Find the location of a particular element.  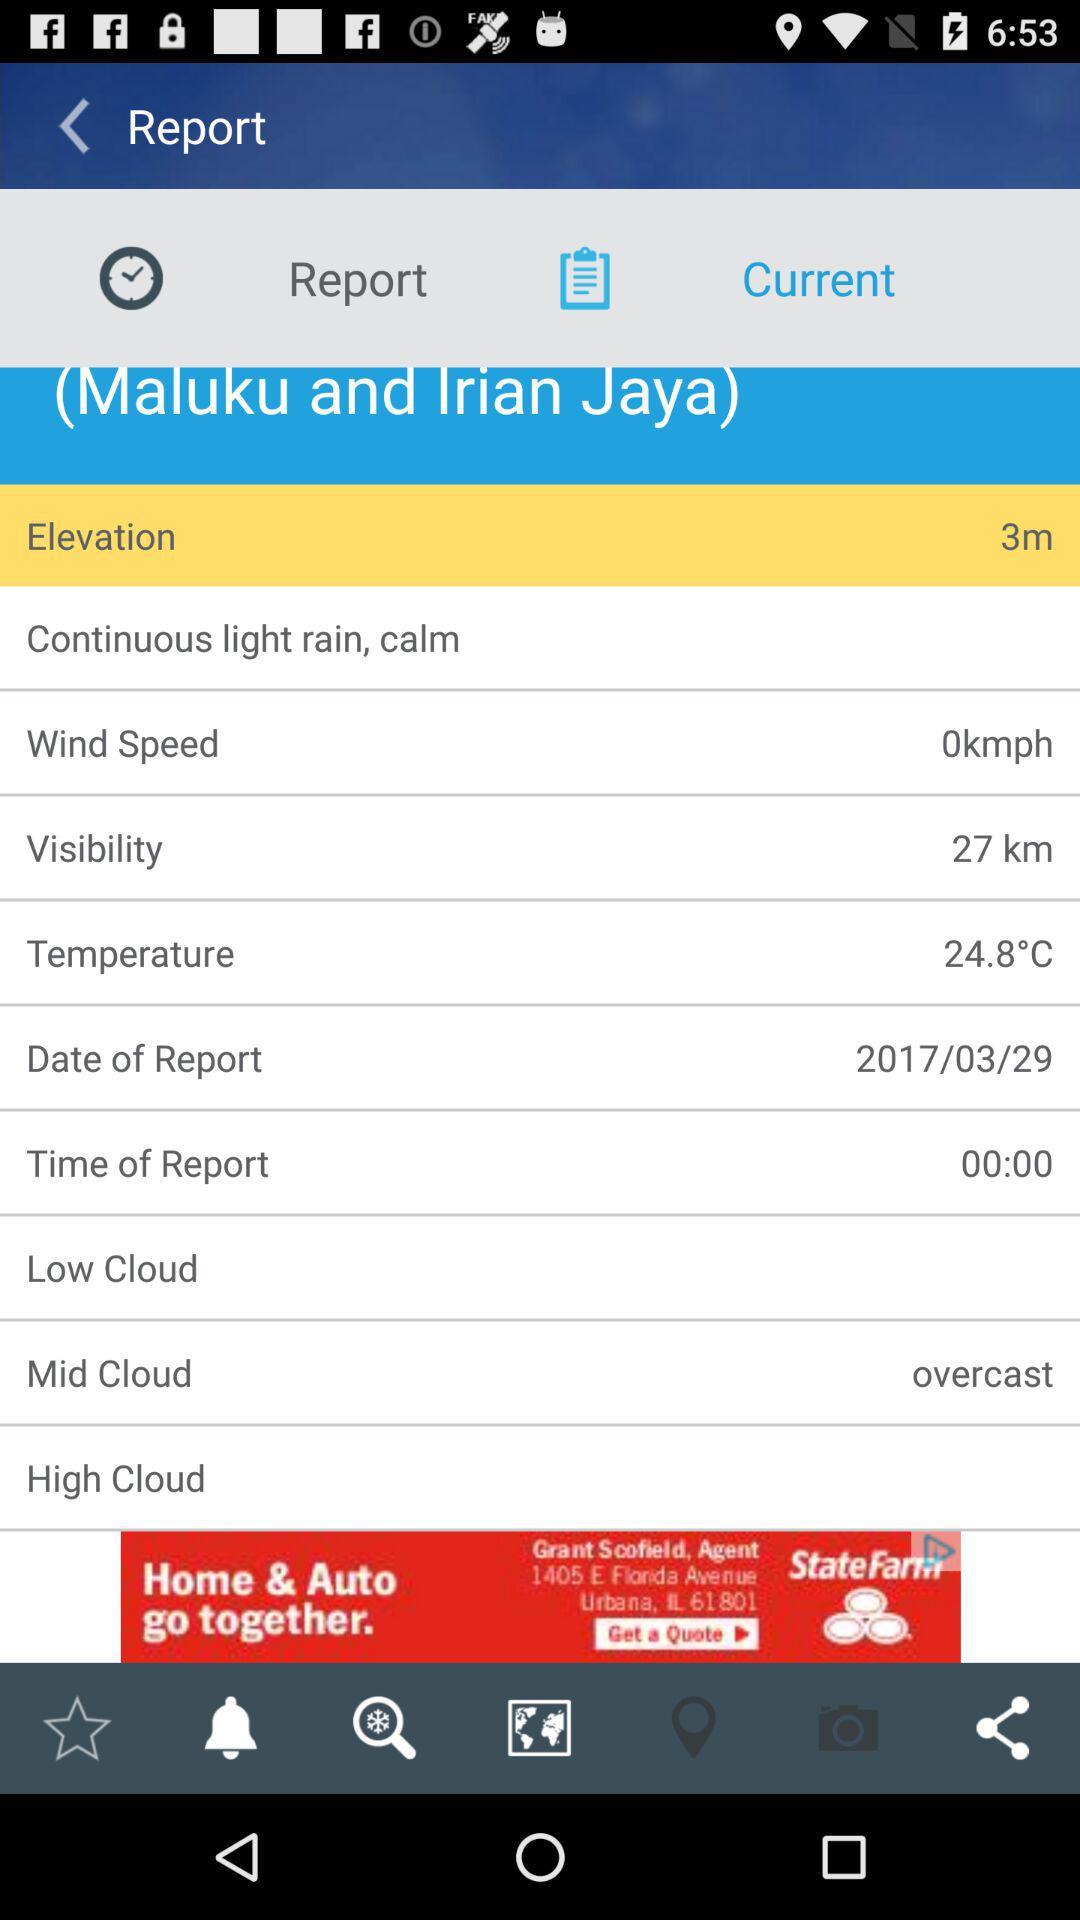

search option is located at coordinates (384, 1727).